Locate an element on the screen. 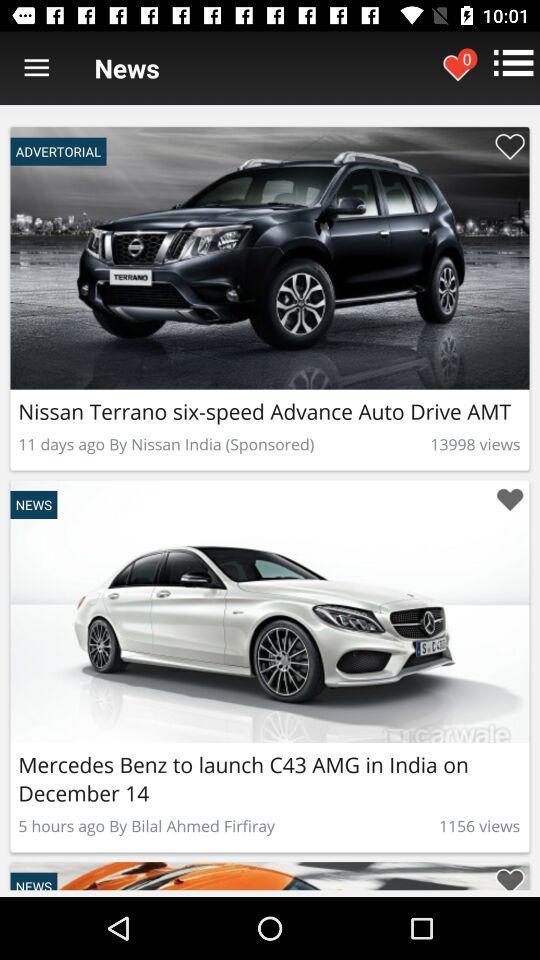 Image resolution: width=540 pixels, height=960 pixels. icon to the left of the news icon is located at coordinates (36, 68).